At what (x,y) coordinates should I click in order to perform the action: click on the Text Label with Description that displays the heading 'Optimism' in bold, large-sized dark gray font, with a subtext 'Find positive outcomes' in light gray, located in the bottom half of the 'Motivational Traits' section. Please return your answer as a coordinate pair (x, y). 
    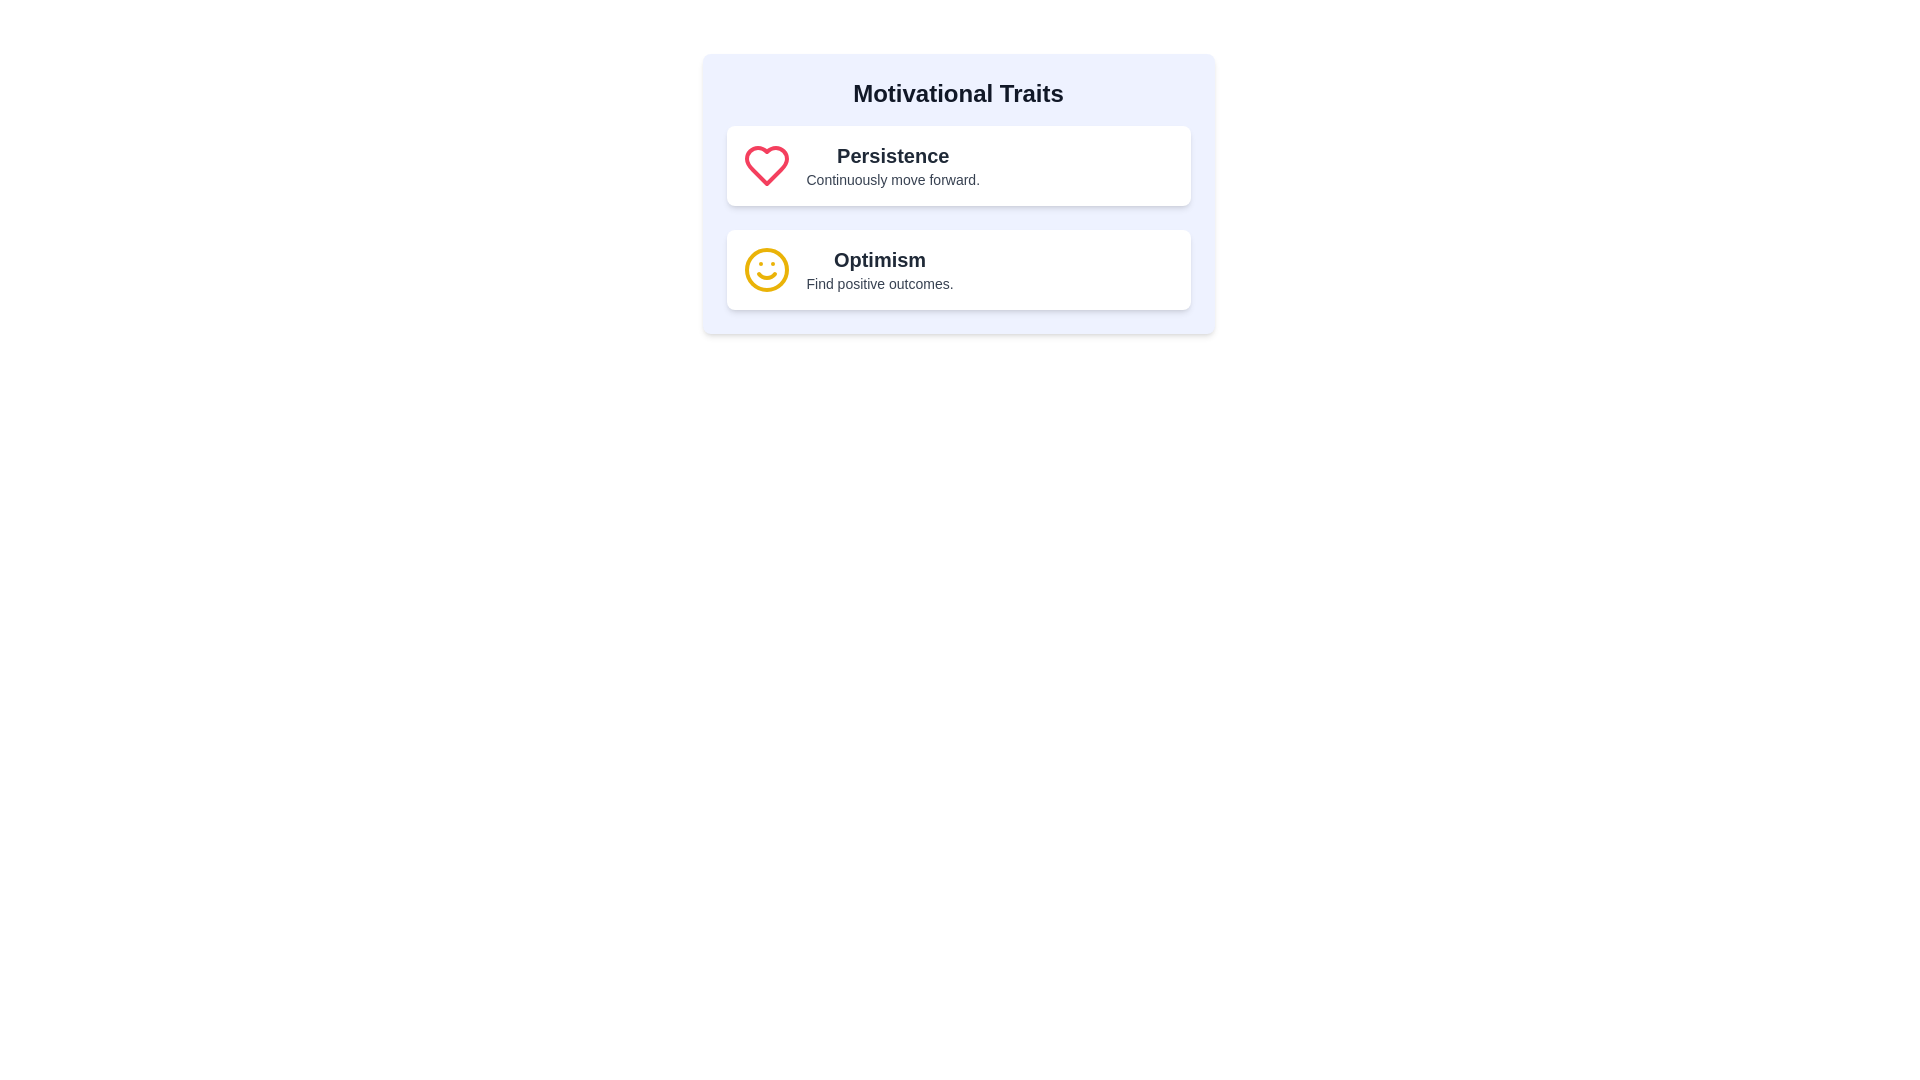
    Looking at the image, I should click on (880, 270).